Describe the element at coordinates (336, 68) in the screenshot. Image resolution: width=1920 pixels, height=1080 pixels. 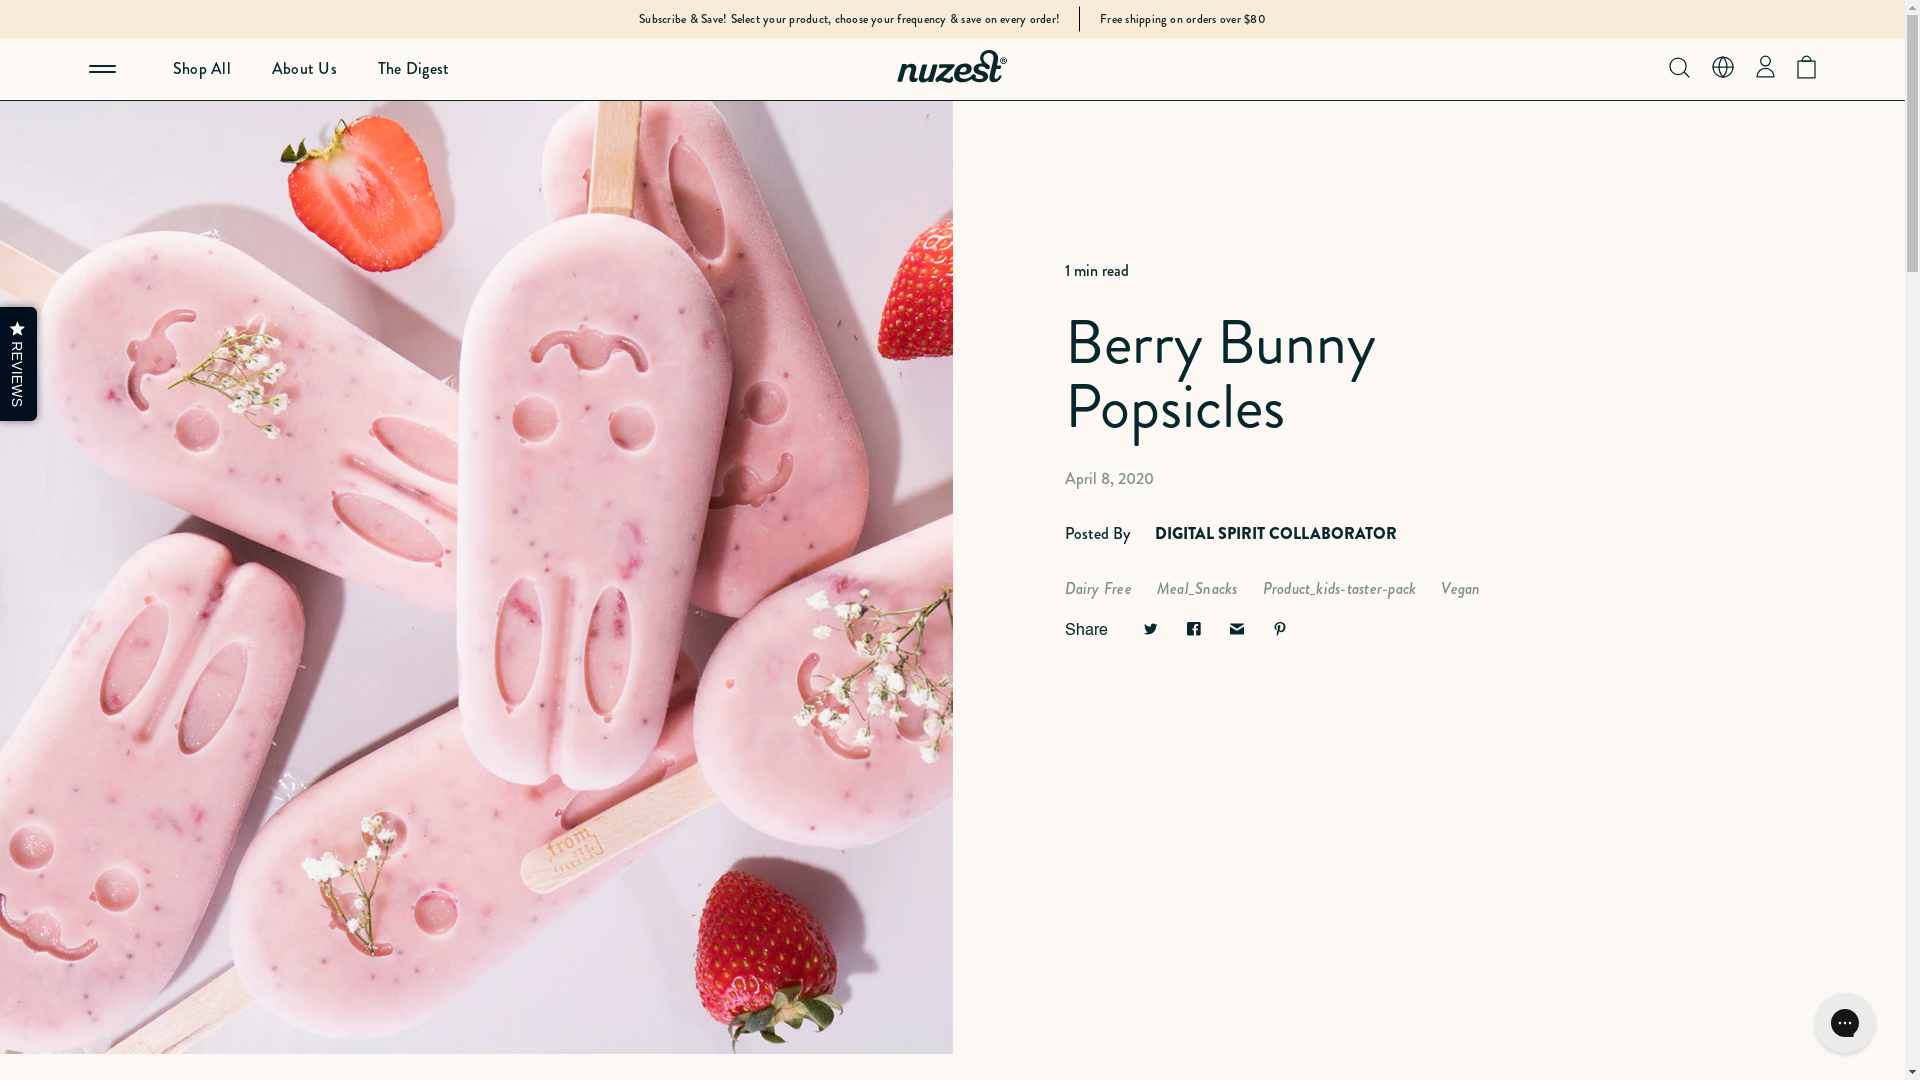
I see `'The Digest'` at that location.